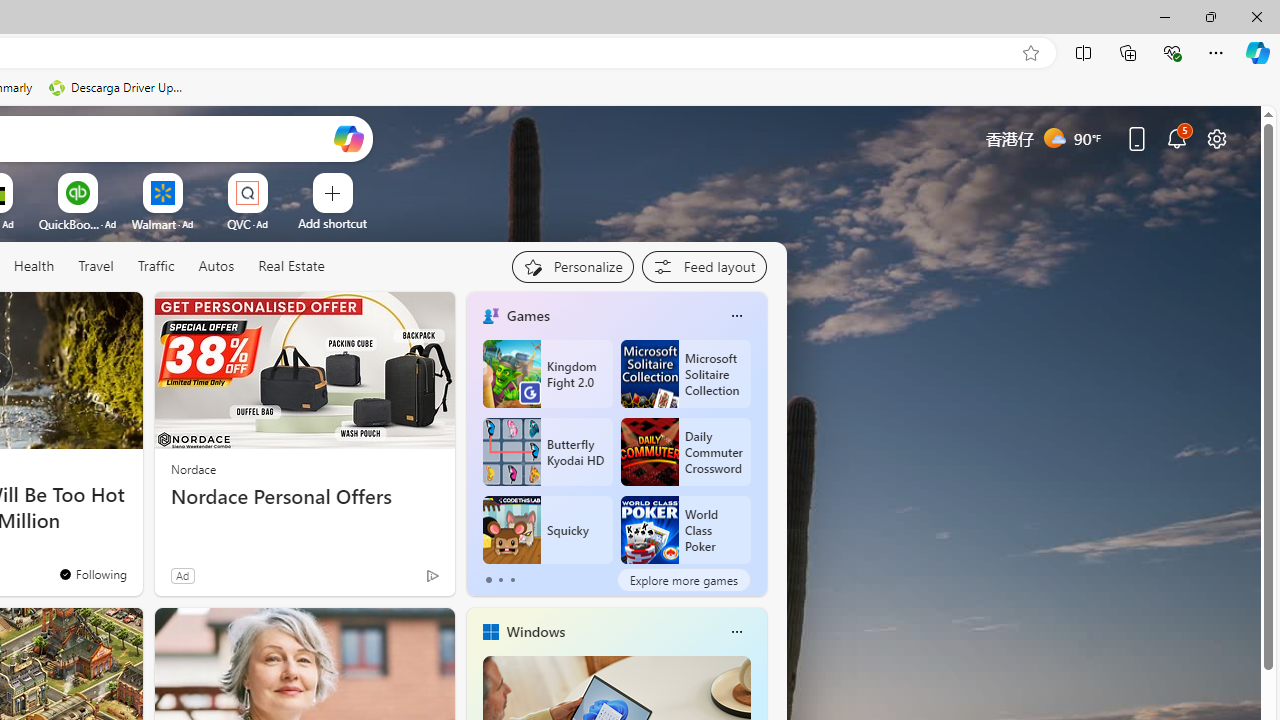  What do you see at coordinates (91, 573) in the screenshot?
I see `'You'` at bounding box center [91, 573].